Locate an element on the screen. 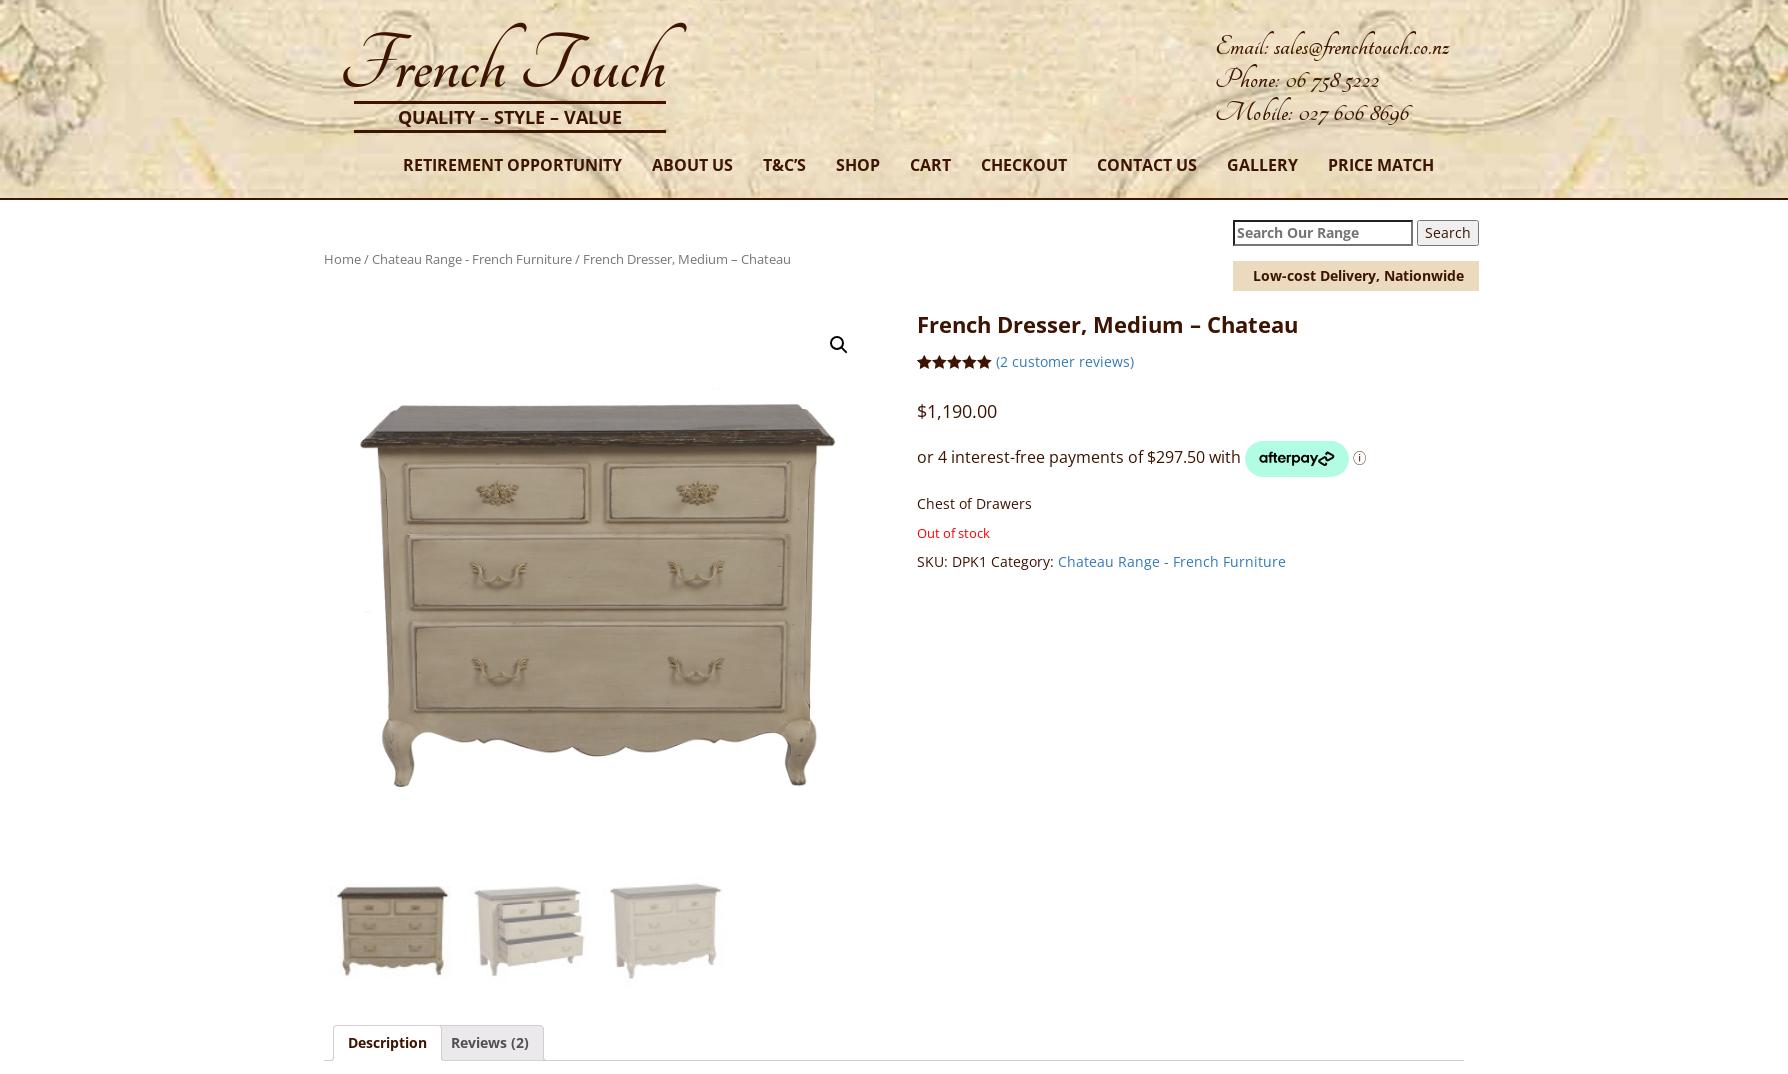 The height and width of the screenshot is (1074, 1788). 'Low-cost Delivery, Nationwide' is located at coordinates (1358, 275).